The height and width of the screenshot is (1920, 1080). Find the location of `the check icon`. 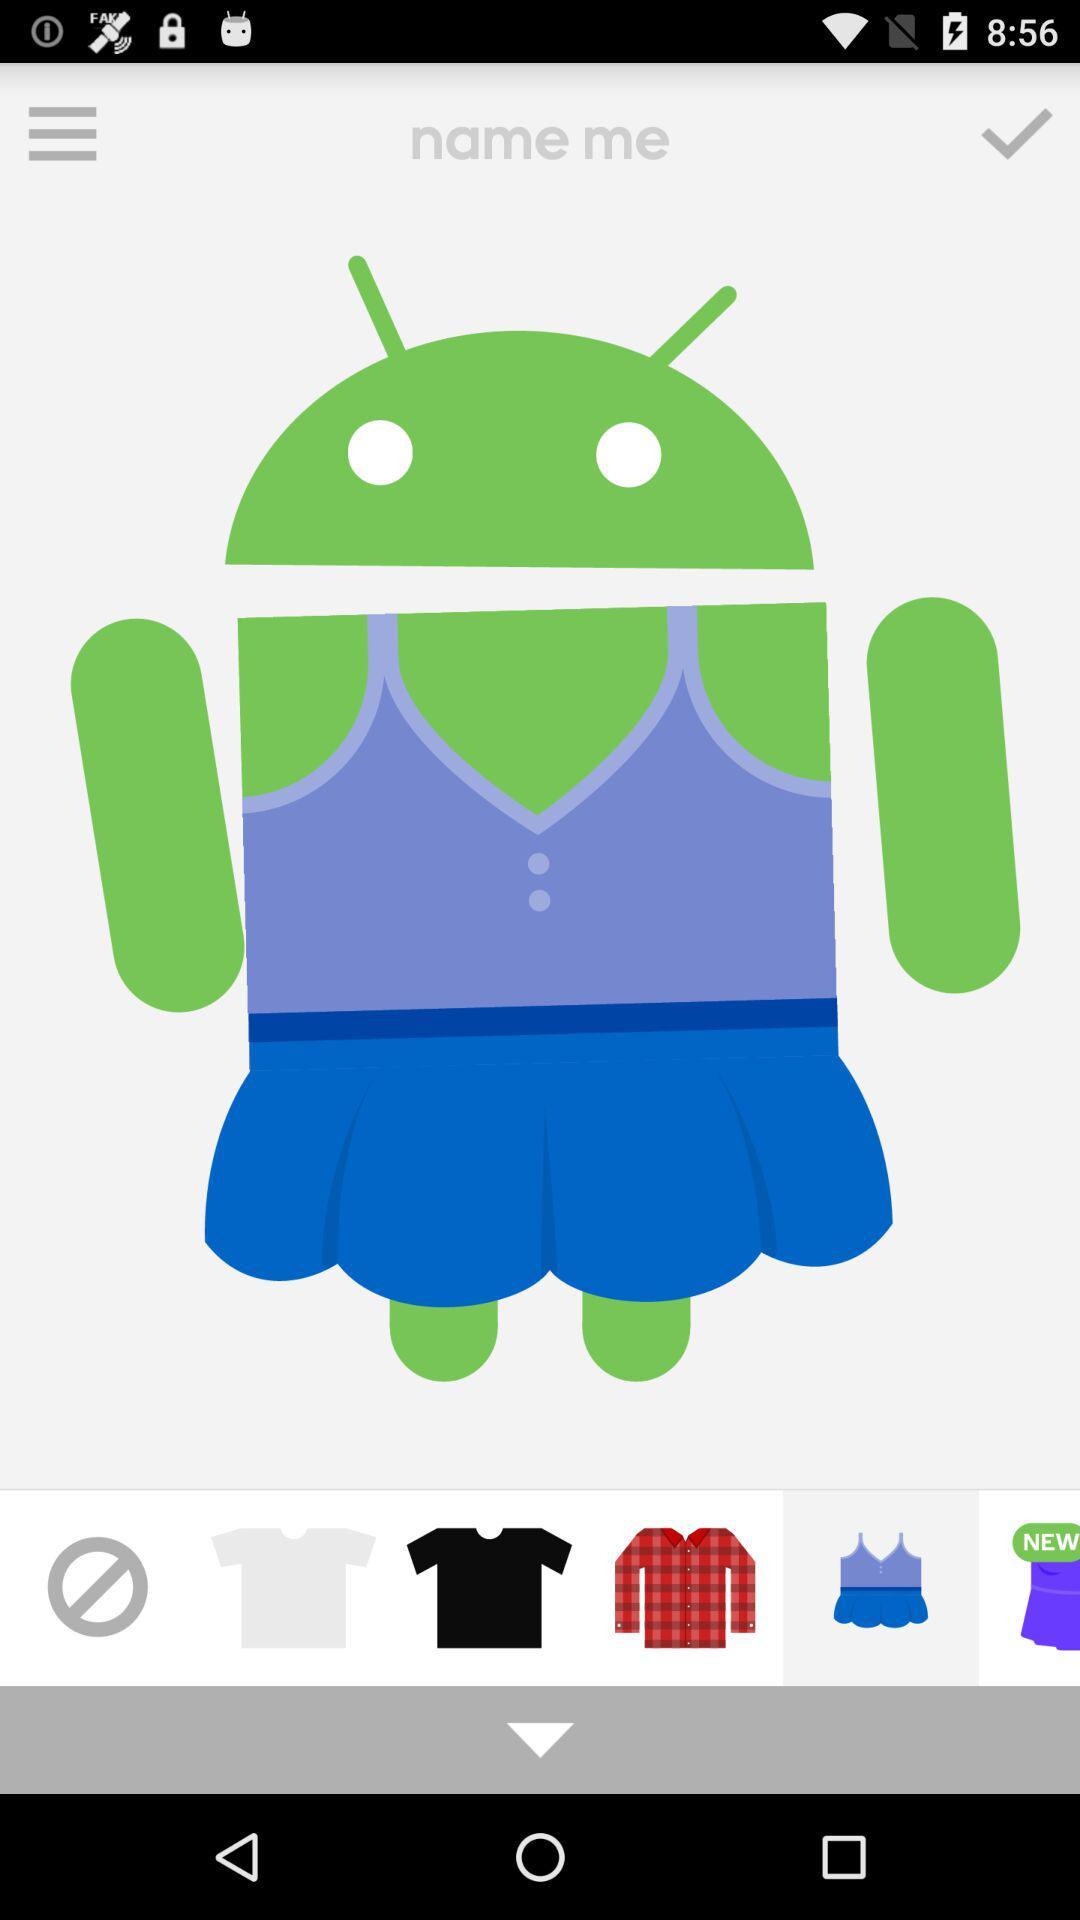

the check icon is located at coordinates (1017, 142).